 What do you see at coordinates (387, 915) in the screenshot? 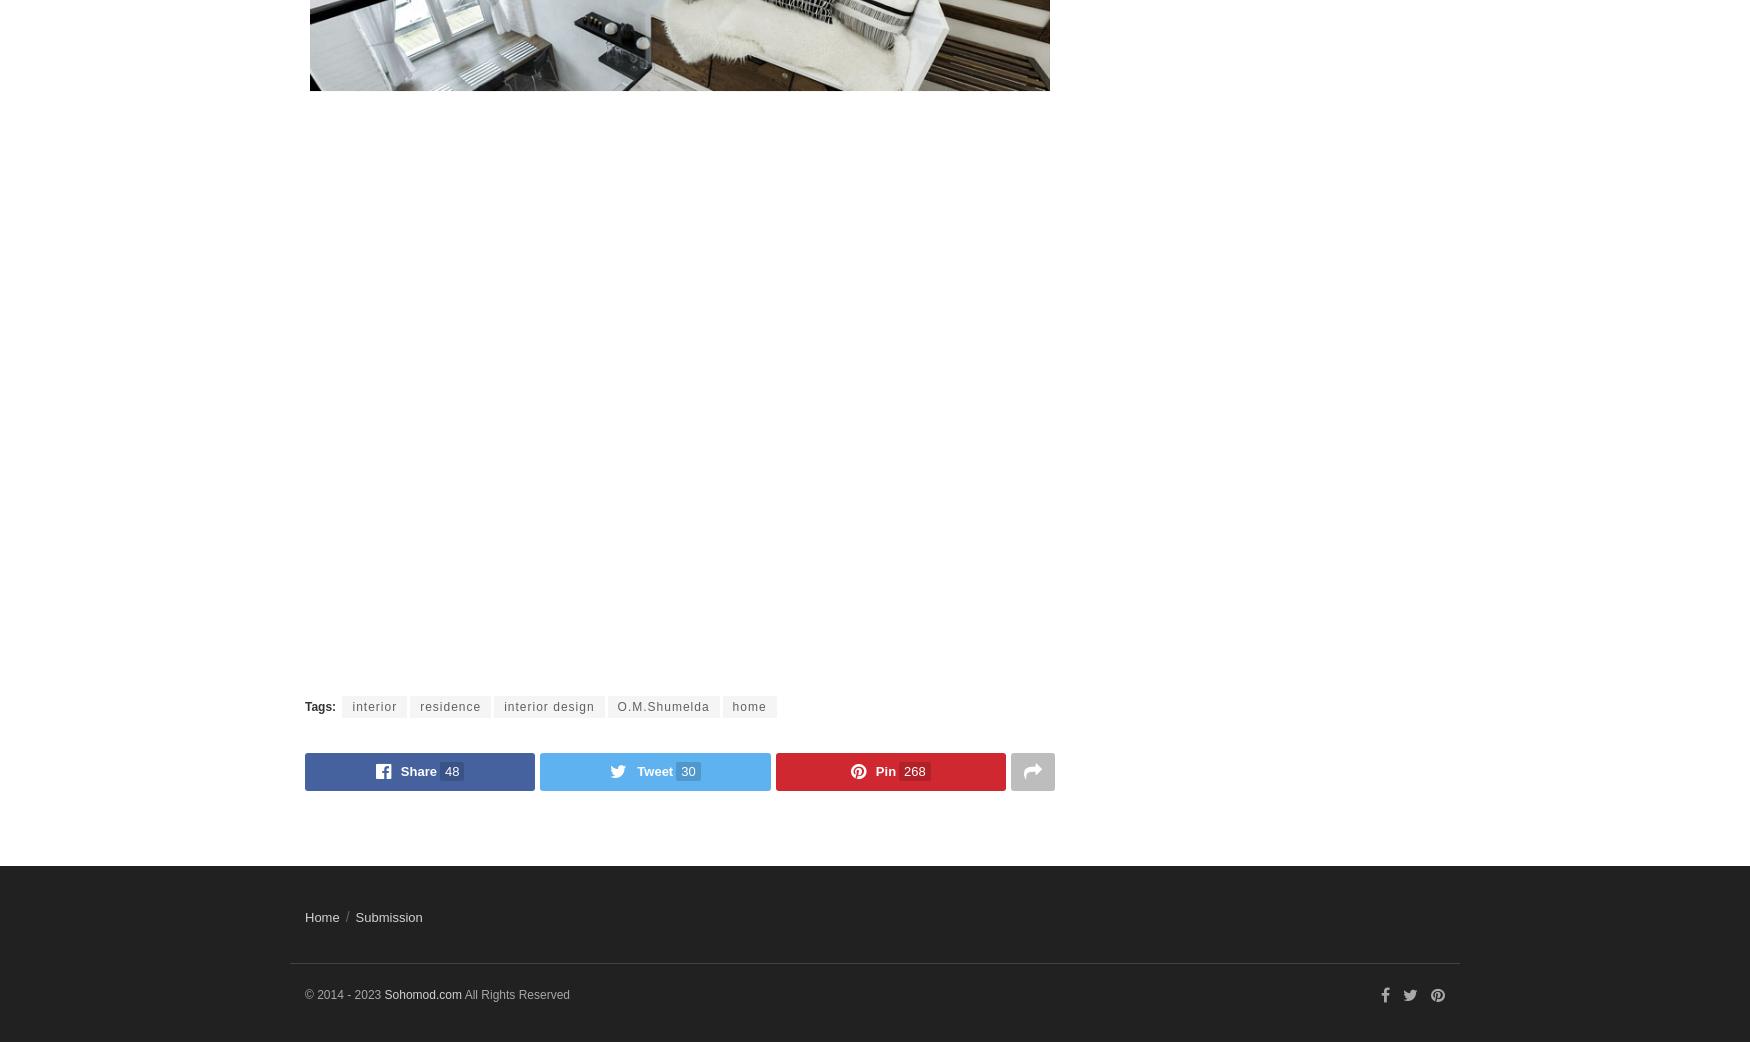
I see `'Submission'` at bounding box center [387, 915].